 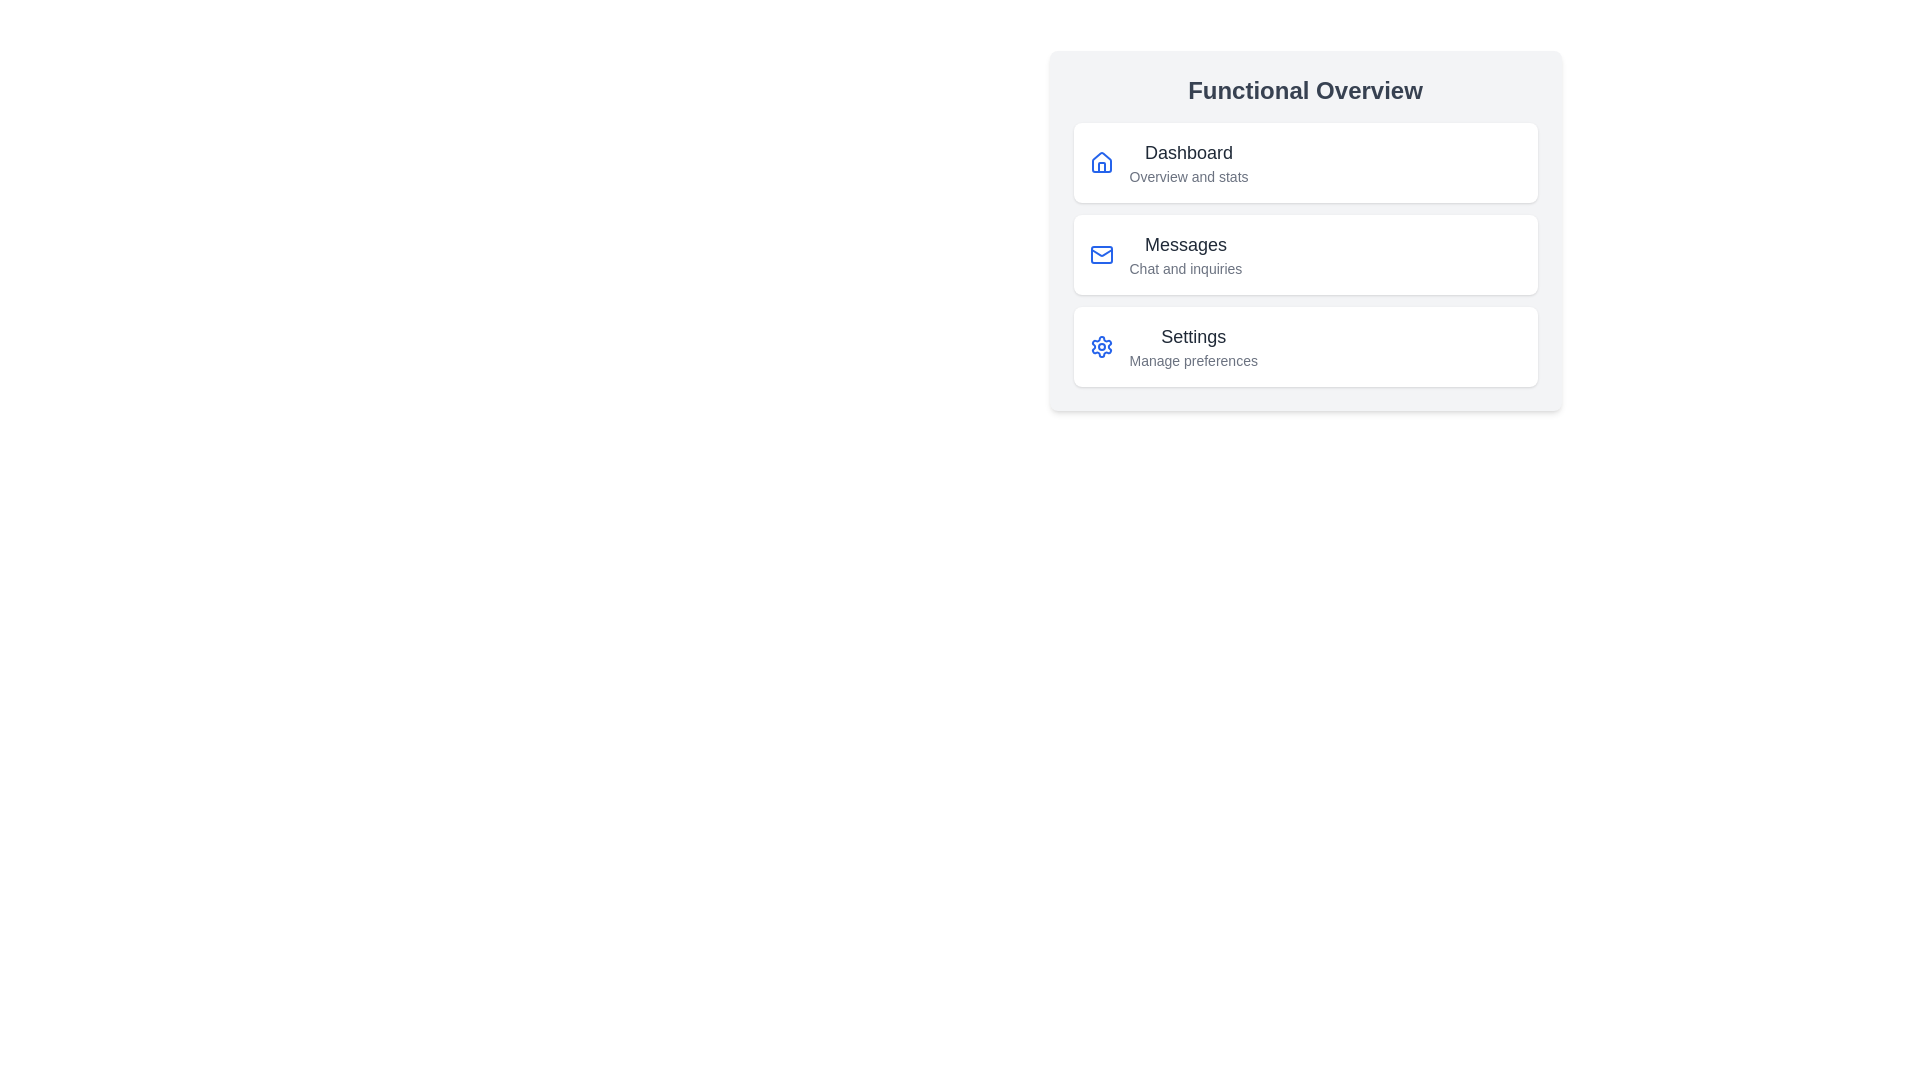 What do you see at coordinates (1100, 161) in the screenshot?
I see `the dashboard icon located in the top-left corner of the first white card under the 'Functional Overview' section, to the left of the 'Dashboard' and 'Overview and stats' text elements` at bounding box center [1100, 161].